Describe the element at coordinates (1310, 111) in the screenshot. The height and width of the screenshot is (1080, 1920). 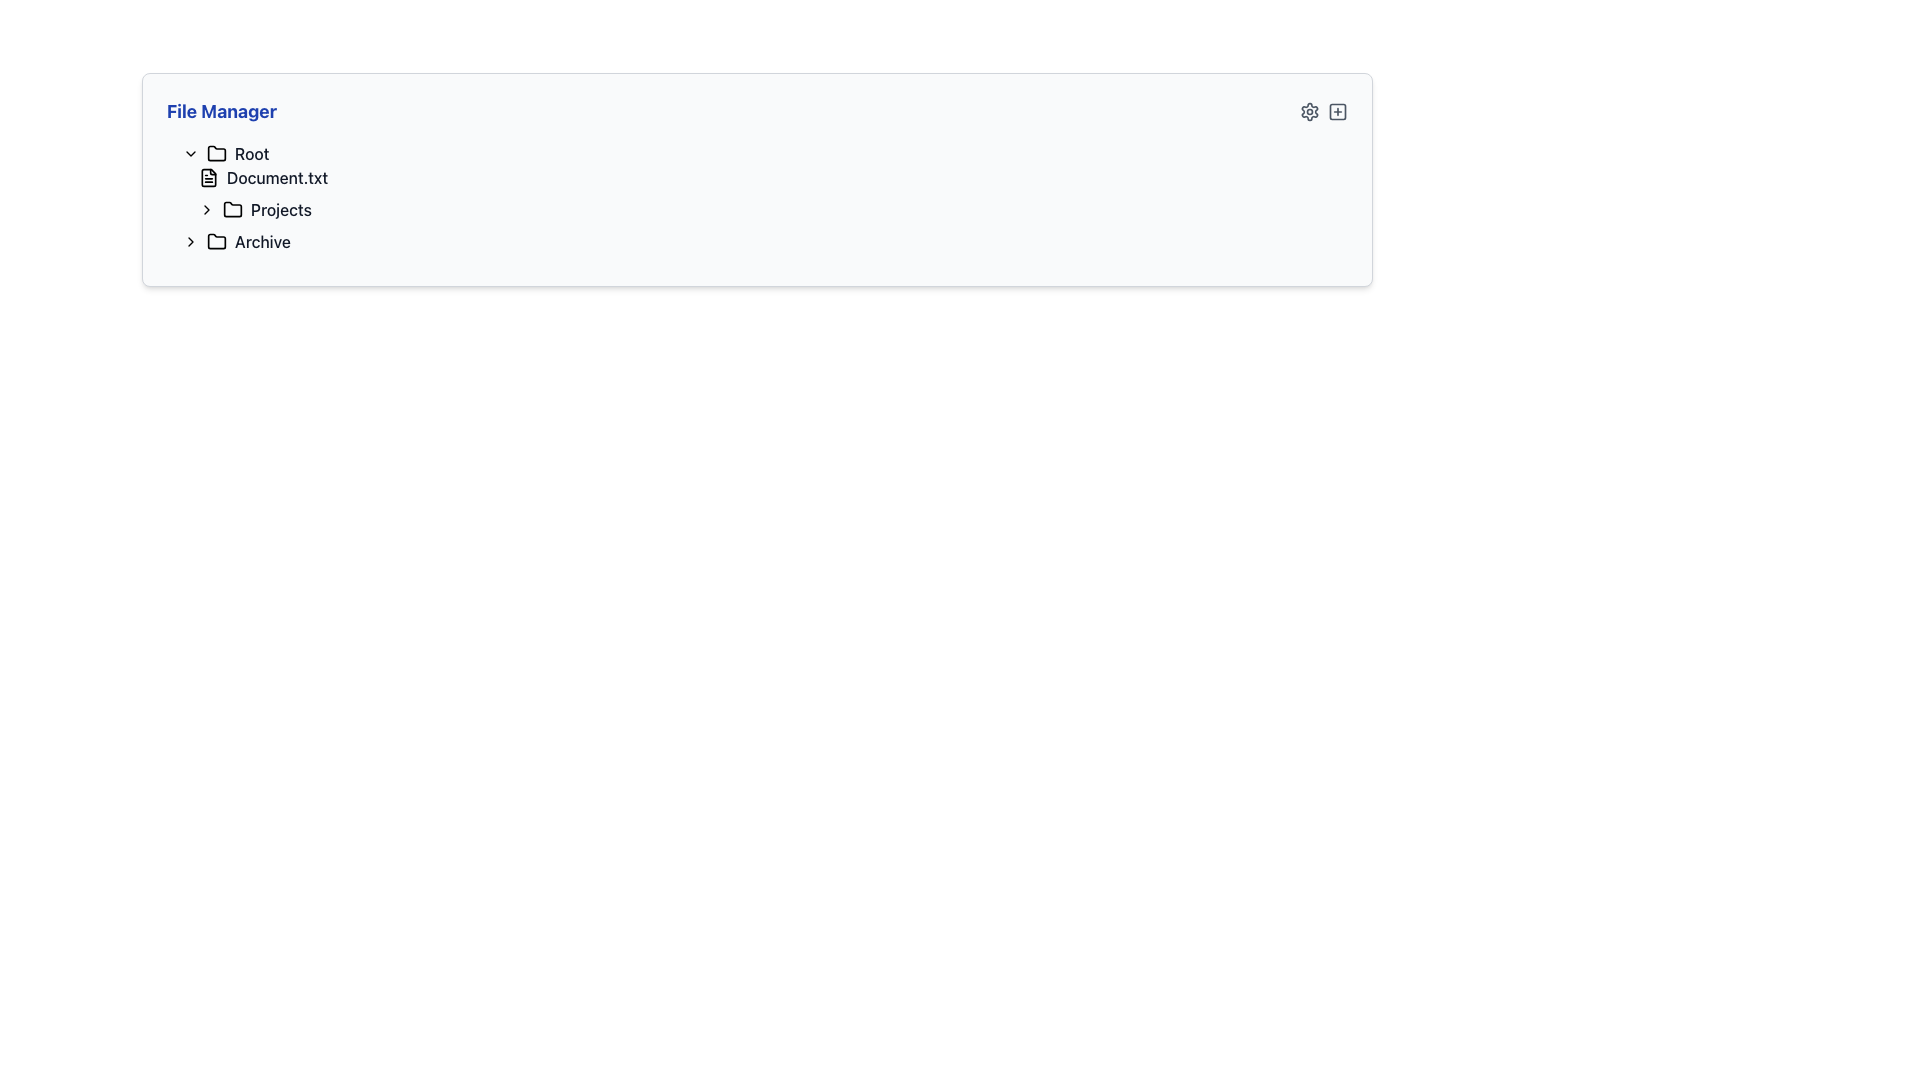
I see `the gear icon button located at the top-right corner of the card layout, which is styled in grayscale and changes to blue on hover` at that location.